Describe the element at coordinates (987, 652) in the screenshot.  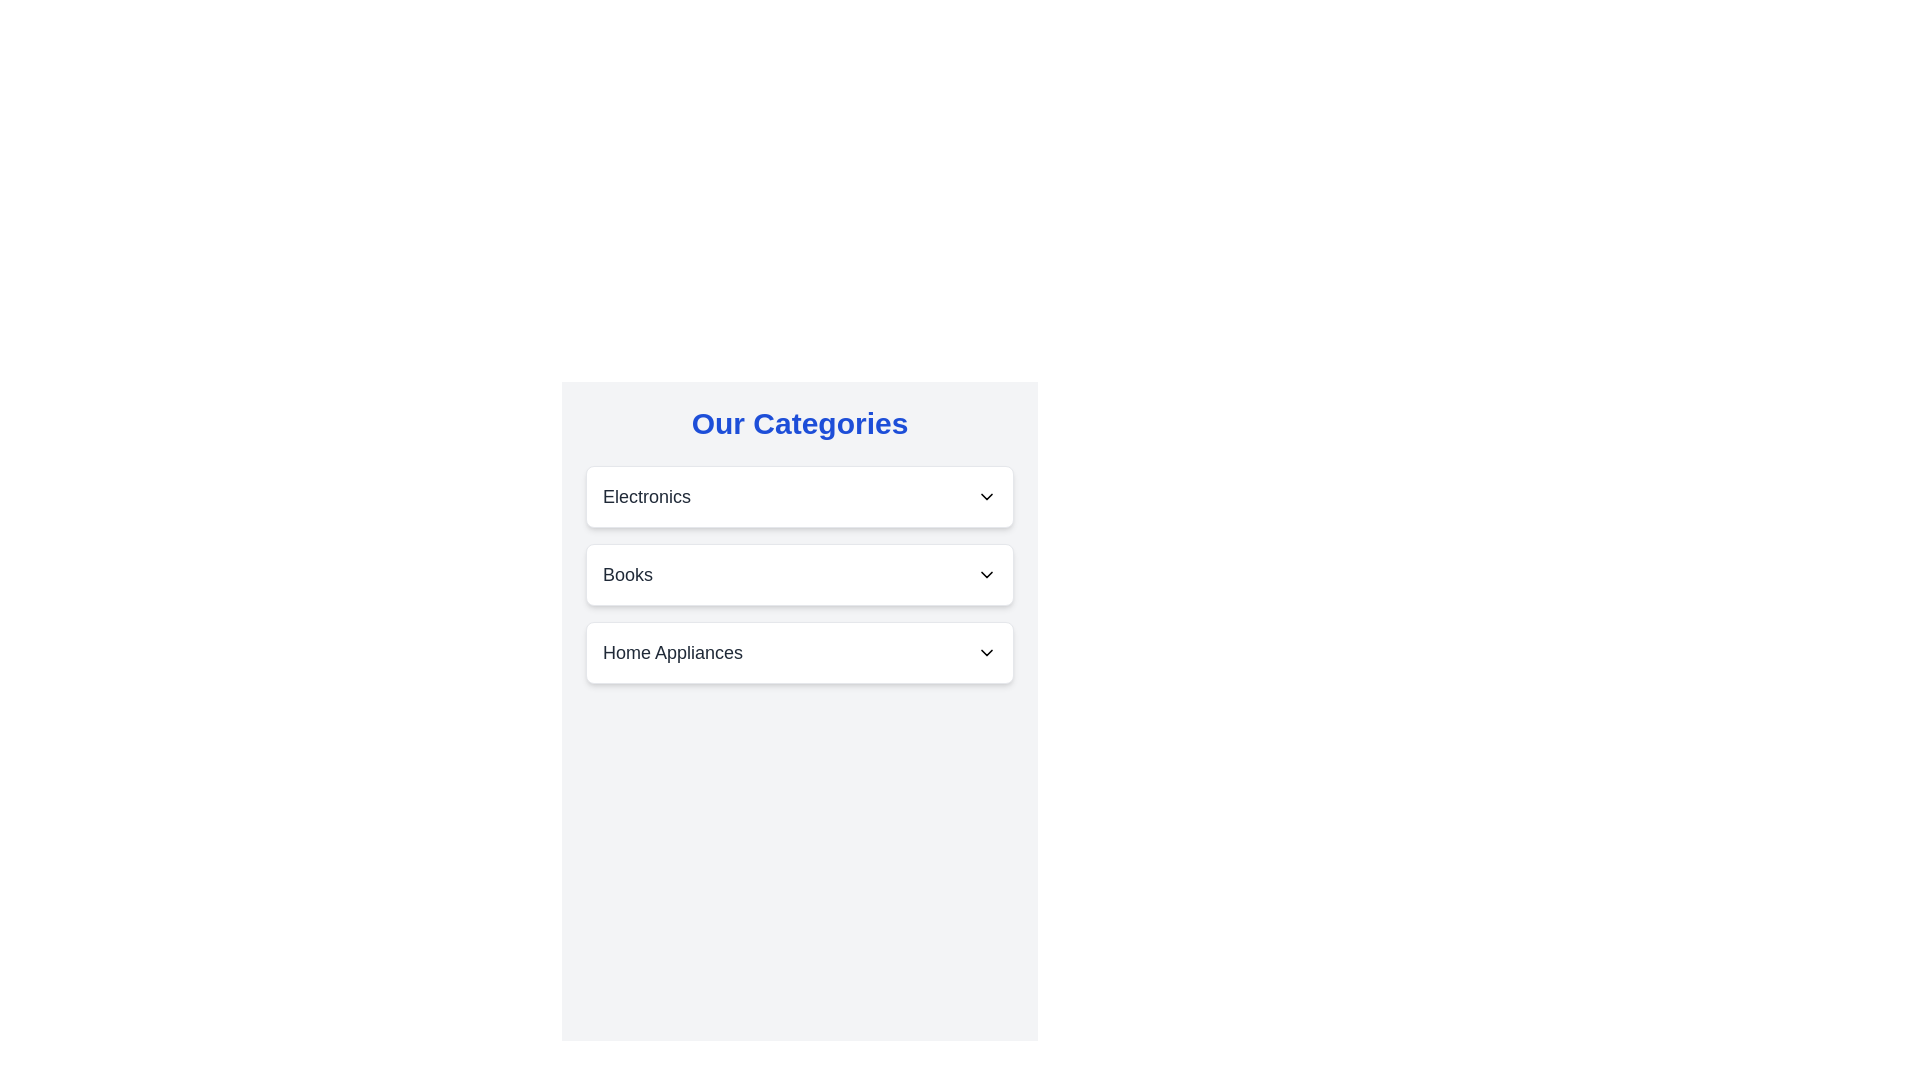
I see `the dropdown icon located to the right of the 'Home Appliances' text` at that location.